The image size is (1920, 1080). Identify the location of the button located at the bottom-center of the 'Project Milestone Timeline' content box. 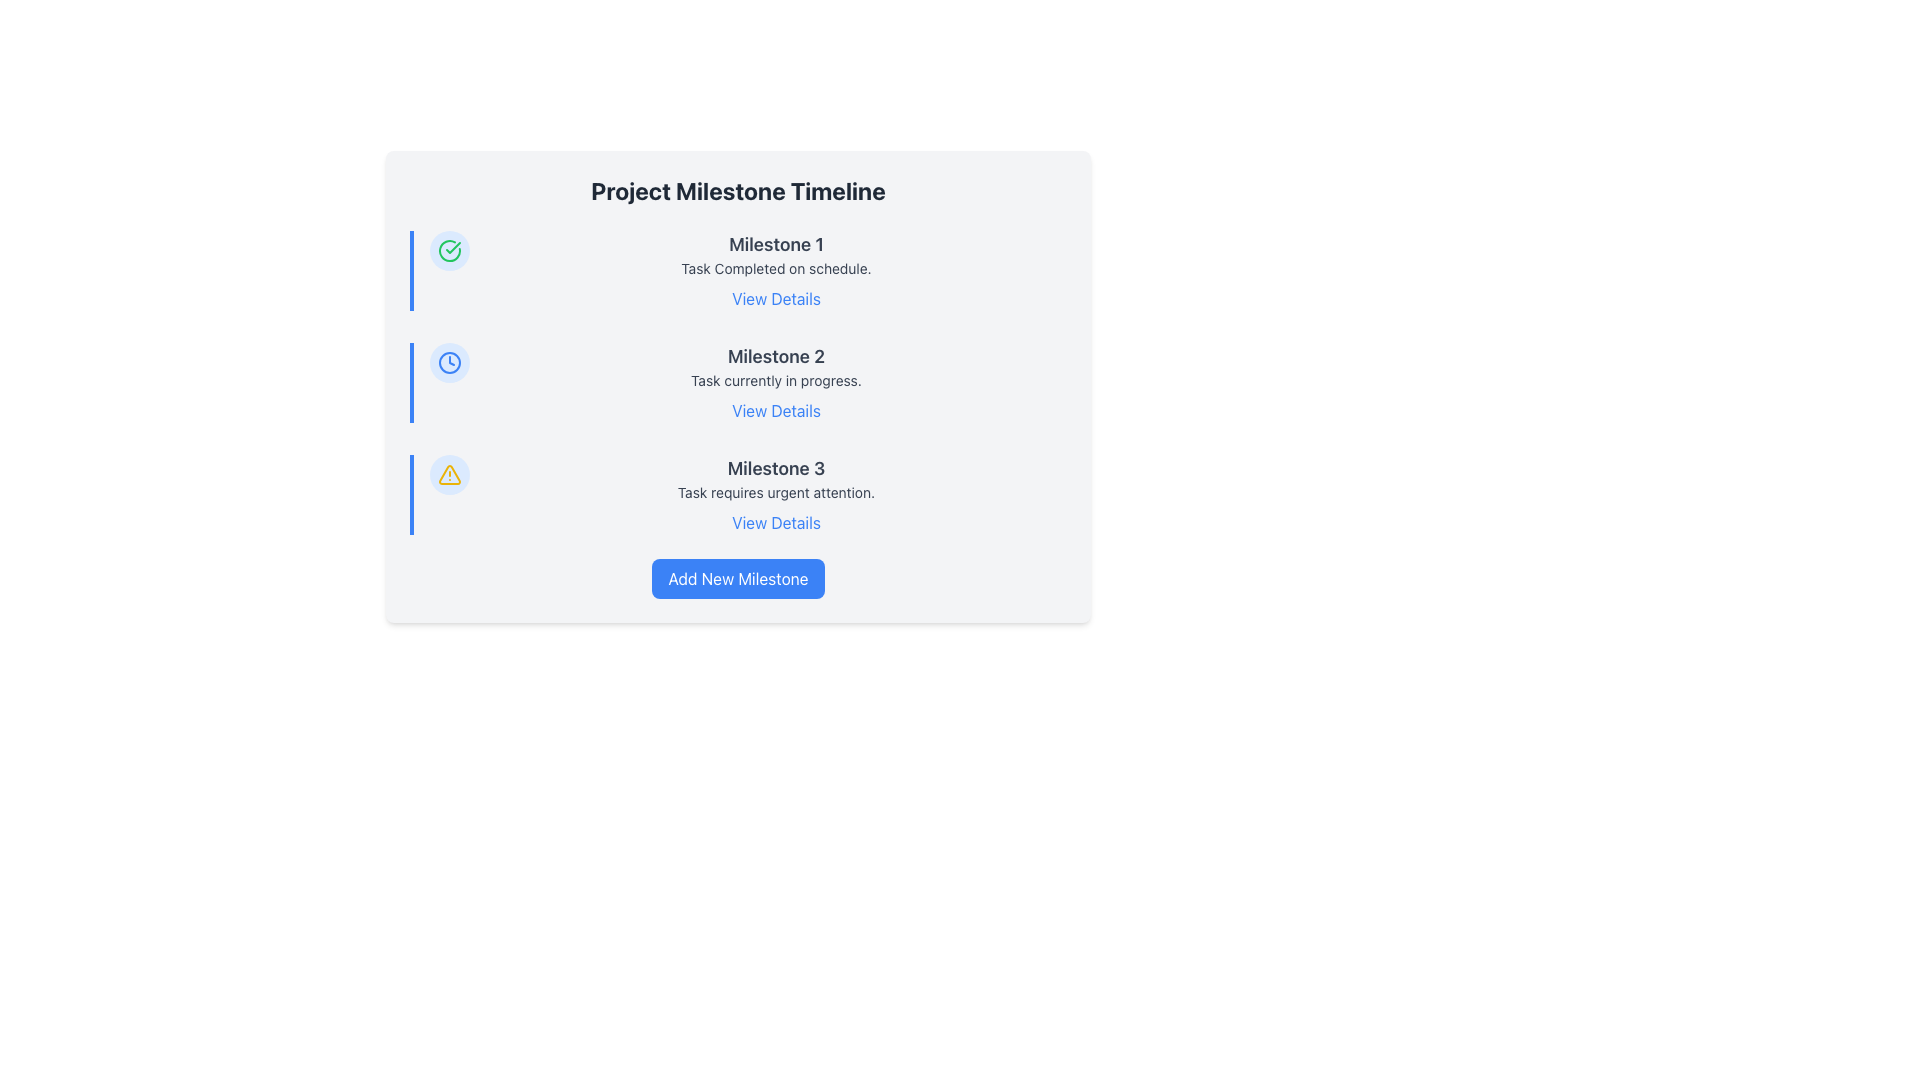
(737, 578).